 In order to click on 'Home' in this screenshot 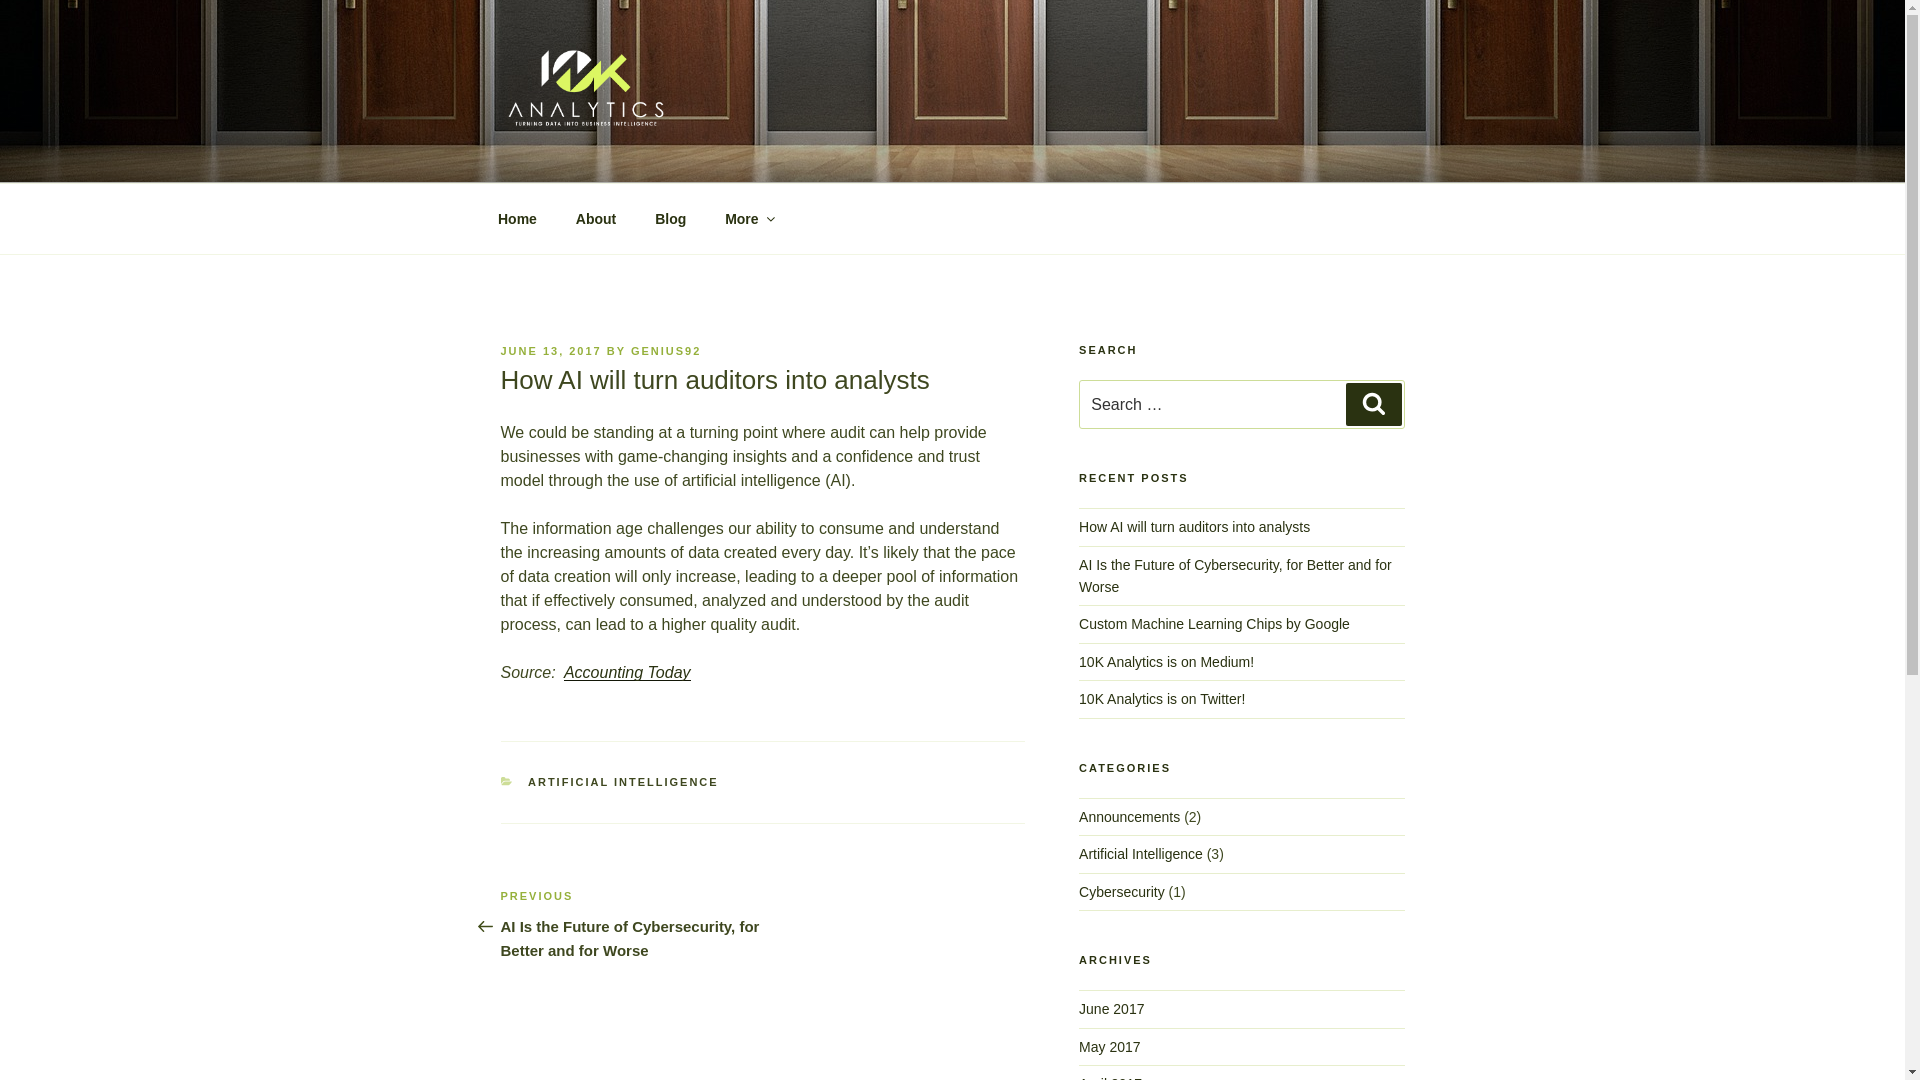, I will do `click(517, 218)`.